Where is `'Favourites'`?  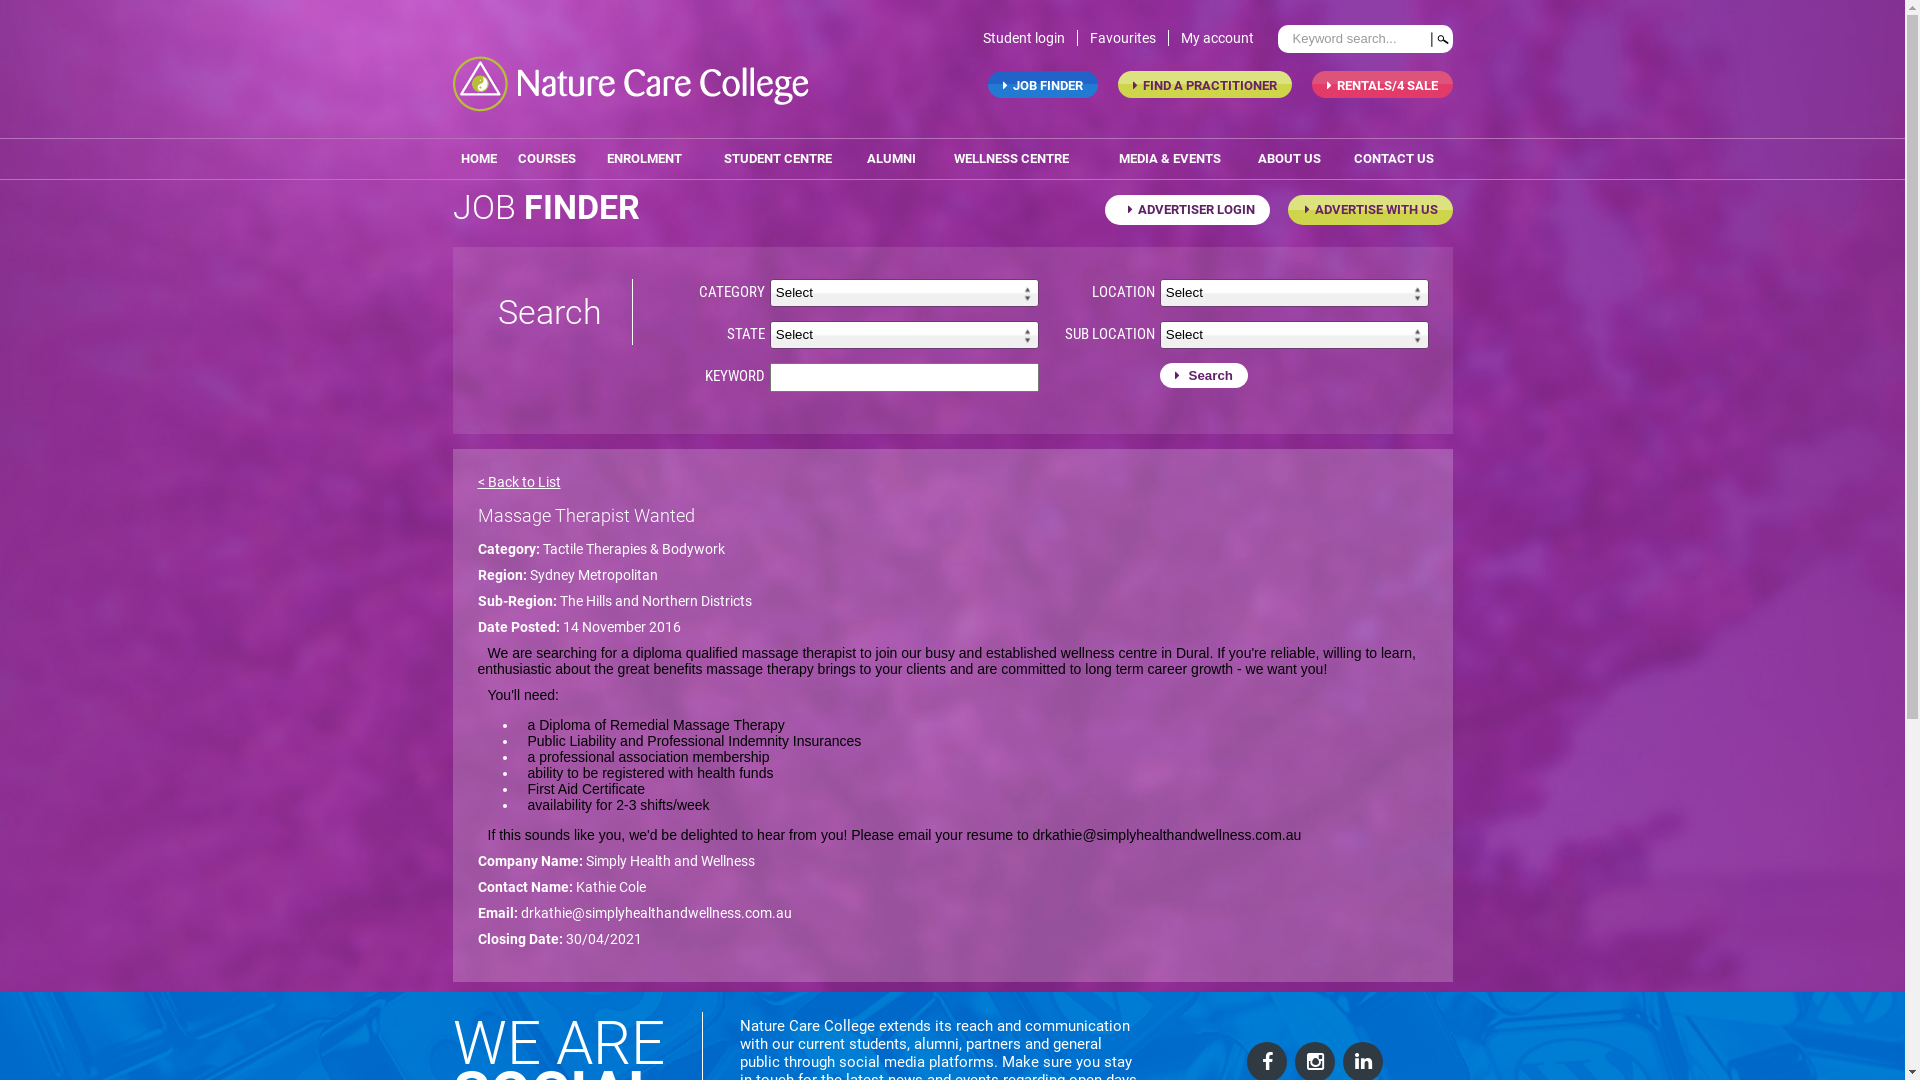
'Favourites' is located at coordinates (1129, 38).